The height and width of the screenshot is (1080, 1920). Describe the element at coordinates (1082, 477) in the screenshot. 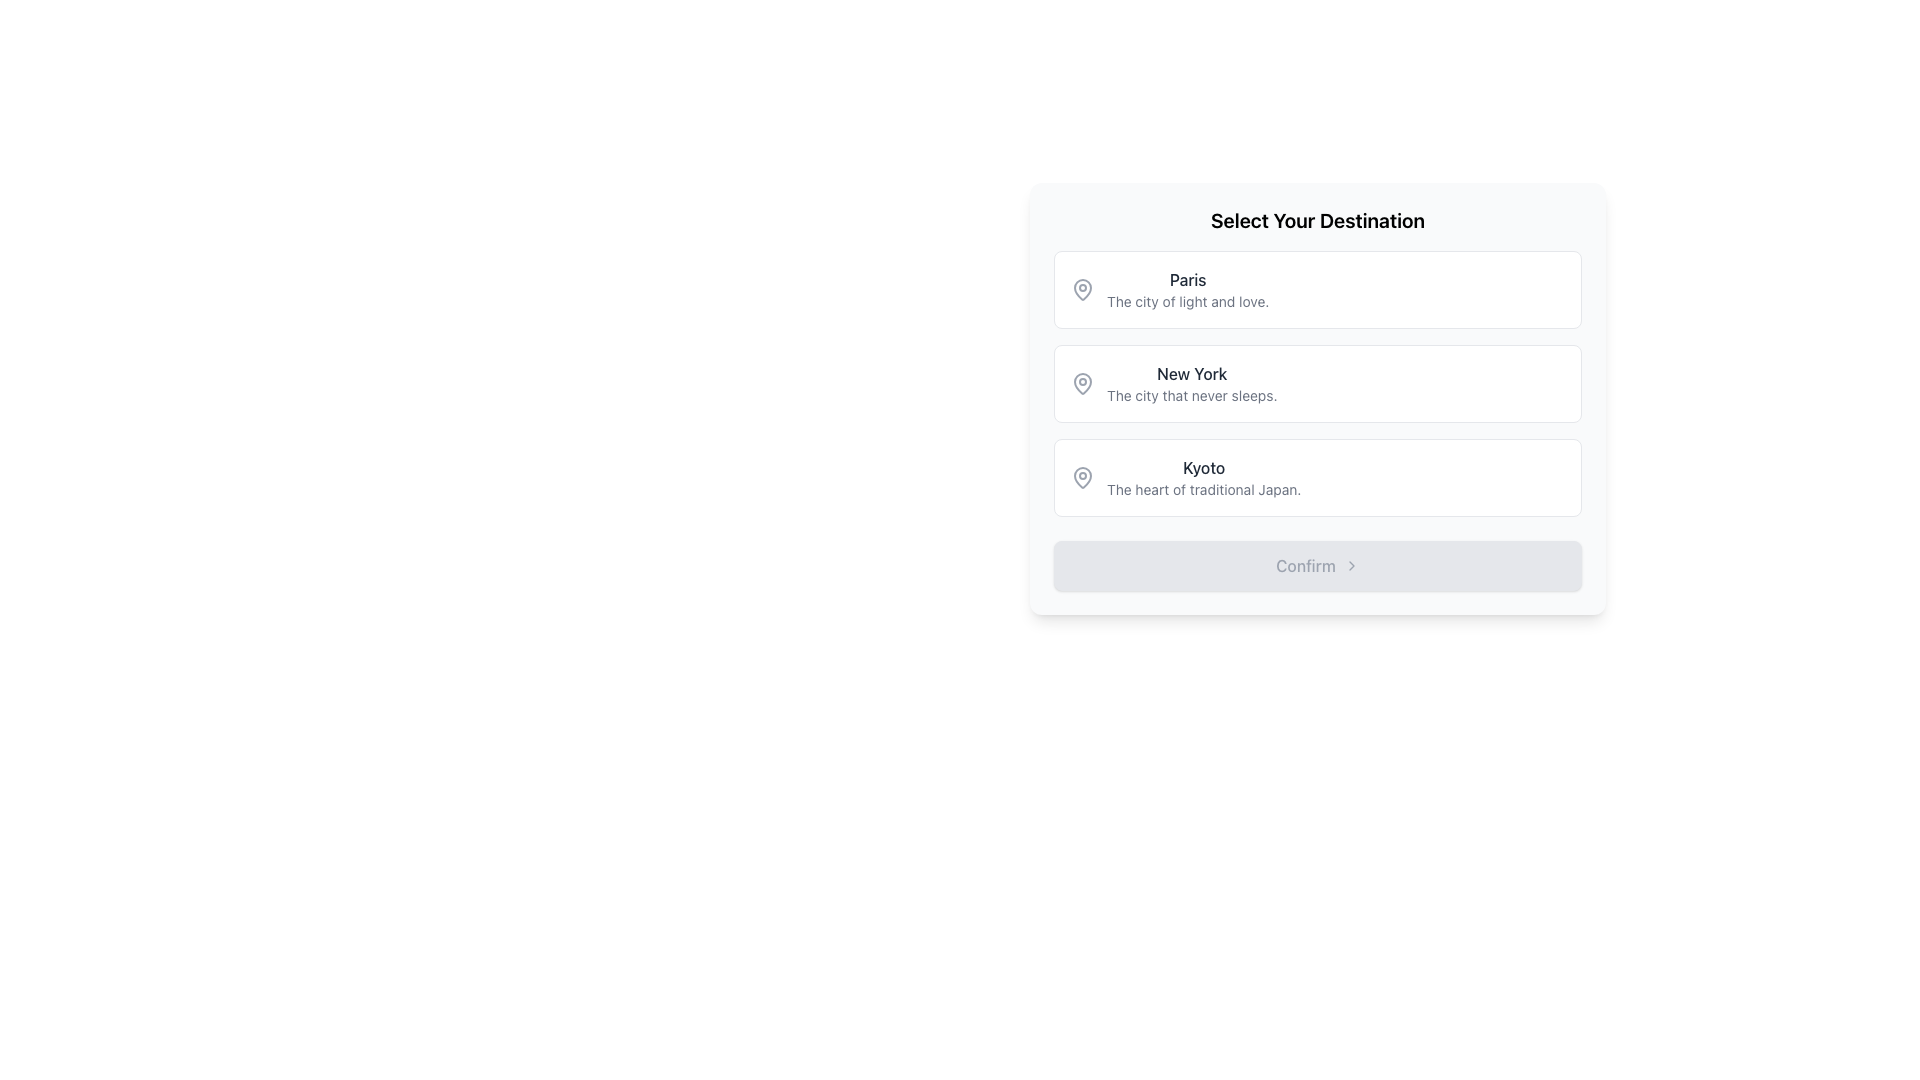

I see `the map pin icon representing the location marker for 'Kyoto' in the list of destinations` at that location.